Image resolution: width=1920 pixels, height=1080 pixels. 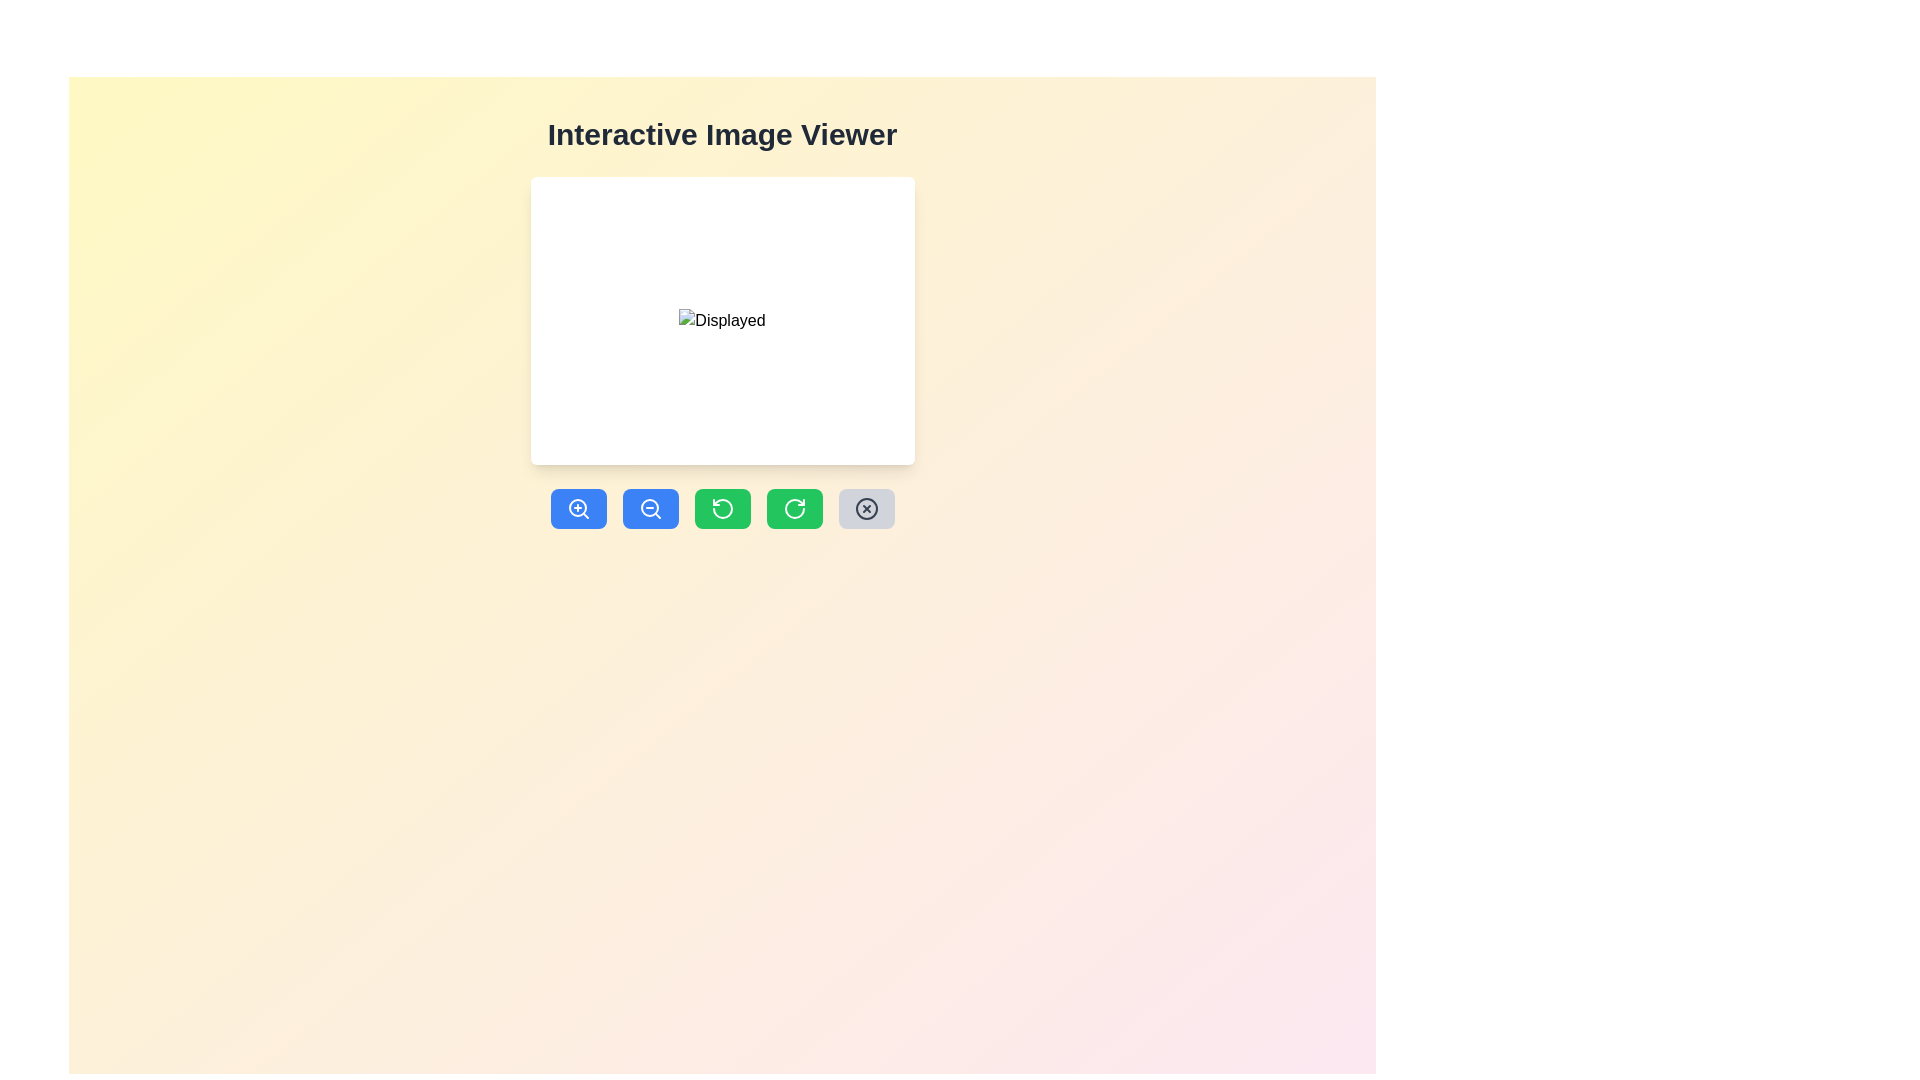 I want to click on the second button from the left in the horizontal row of five buttons beneath the 'Interactive Image Viewer' display, so click(x=650, y=508).